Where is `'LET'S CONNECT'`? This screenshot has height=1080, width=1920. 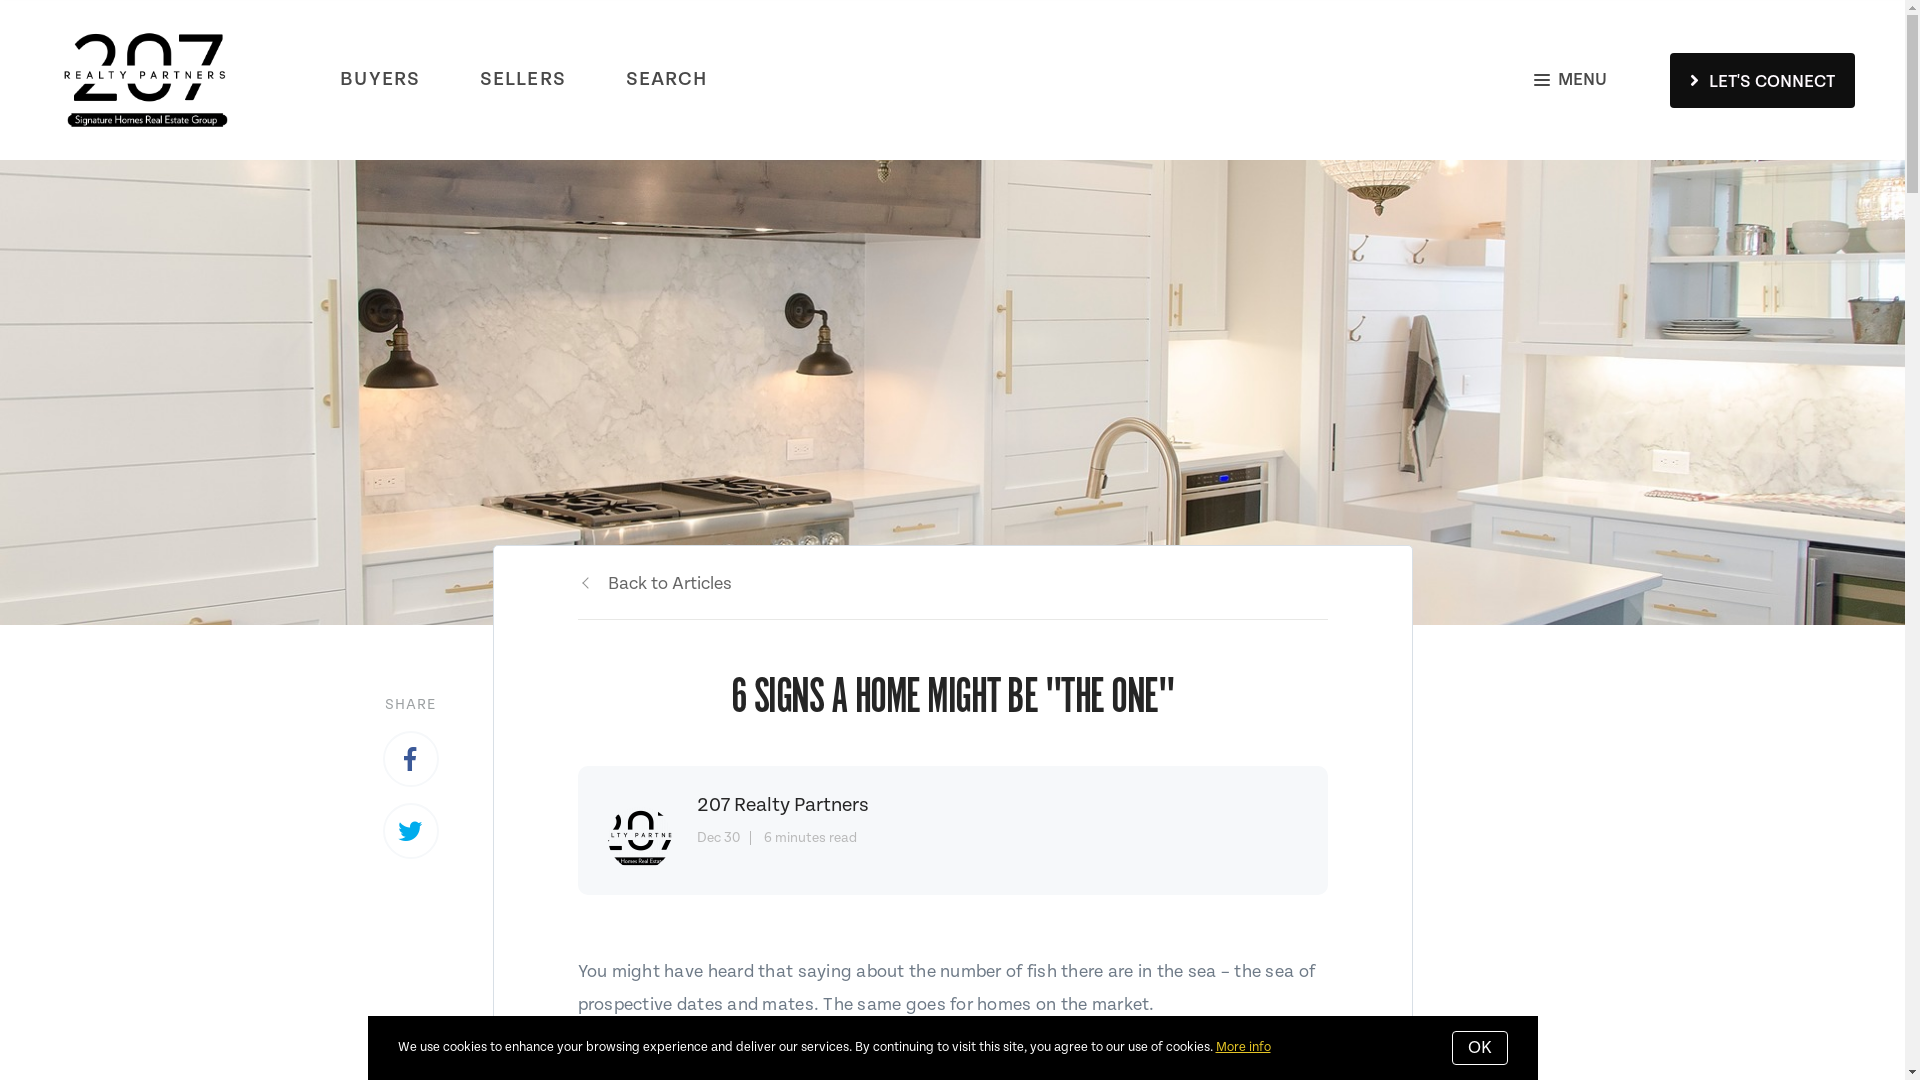
'LET'S CONNECT' is located at coordinates (1762, 78).